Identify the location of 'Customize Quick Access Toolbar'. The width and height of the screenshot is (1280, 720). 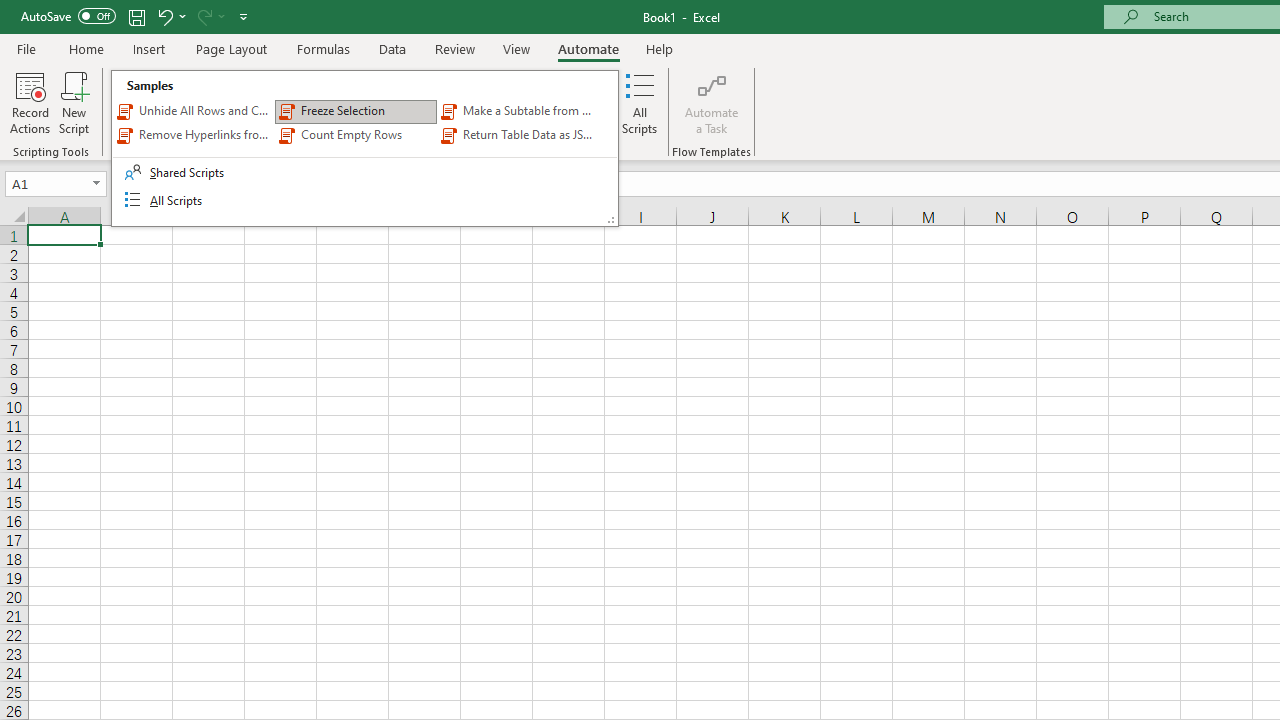
(243, 16).